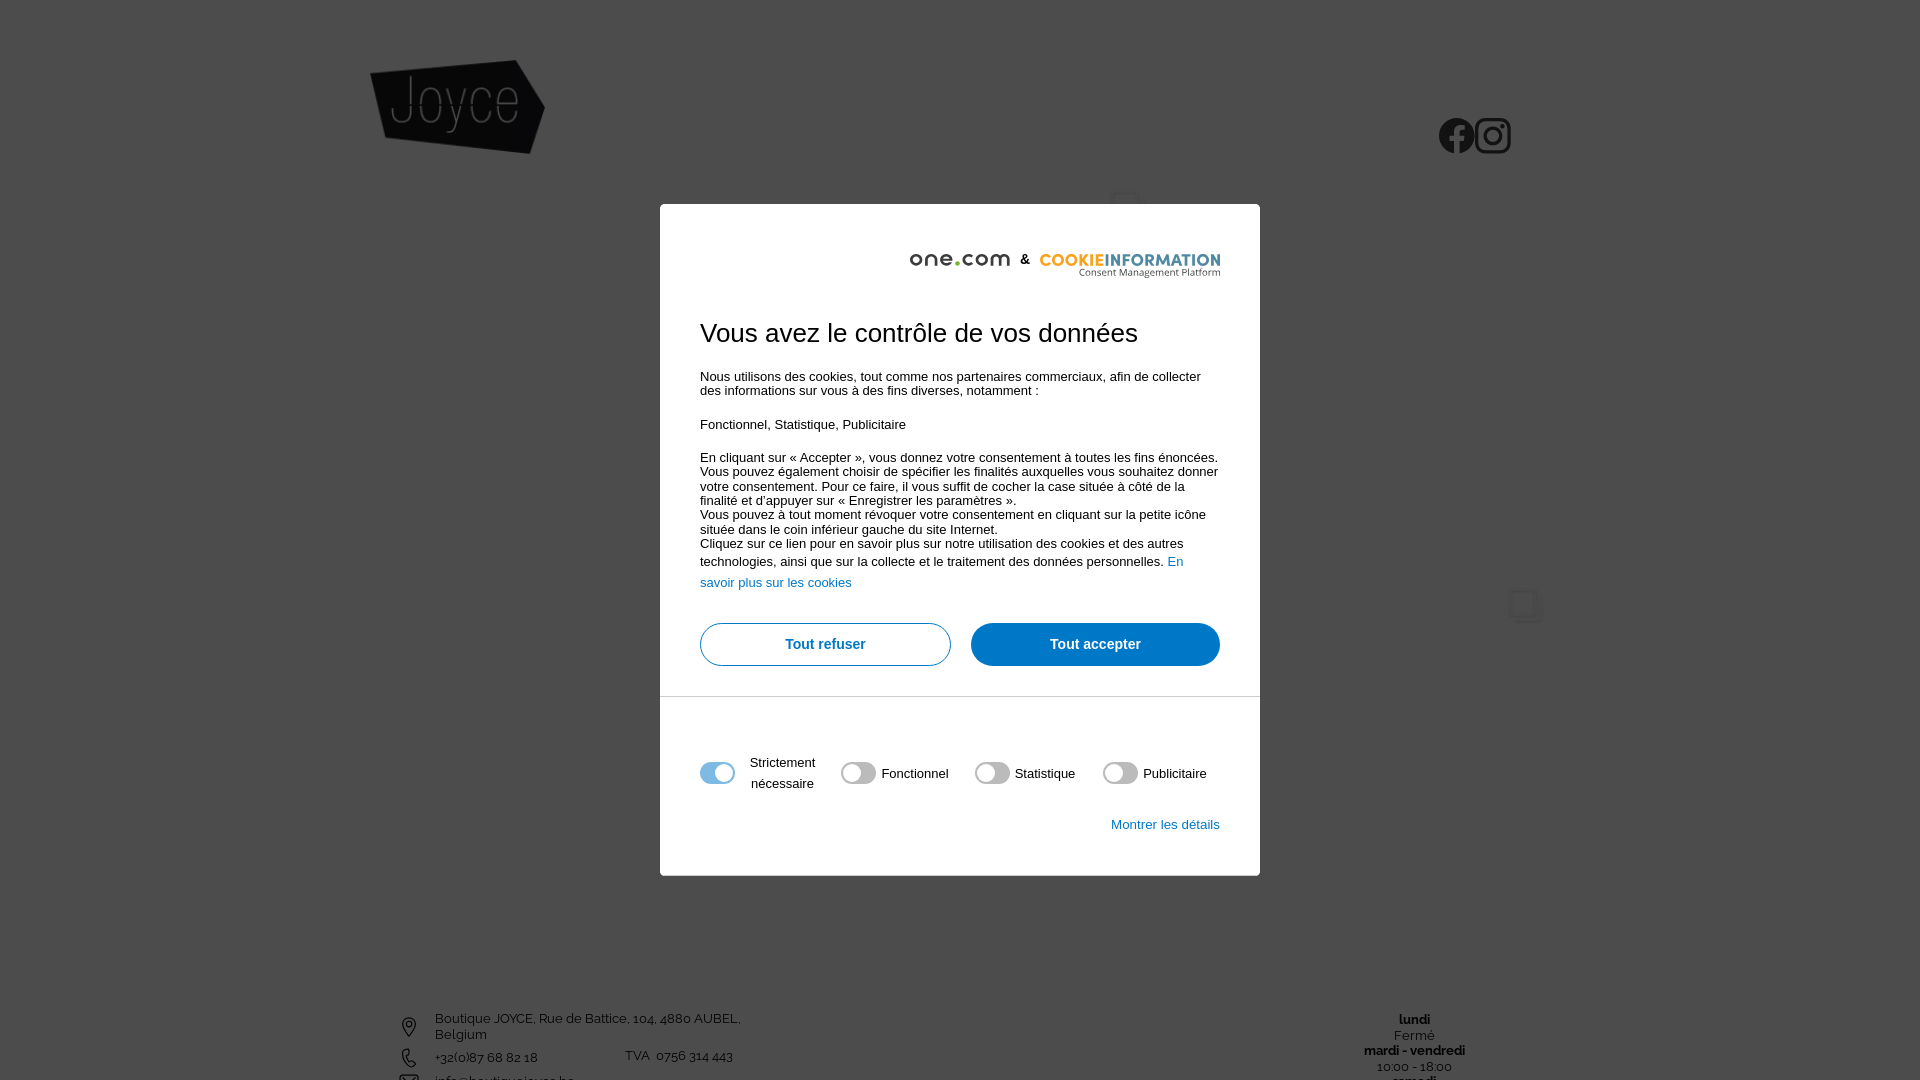 The image size is (1920, 1080). What do you see at coordinates (940, 571) in the screenshot?
I see `'En savoir plus sur les cookies'` at bounding box center [940, 571].